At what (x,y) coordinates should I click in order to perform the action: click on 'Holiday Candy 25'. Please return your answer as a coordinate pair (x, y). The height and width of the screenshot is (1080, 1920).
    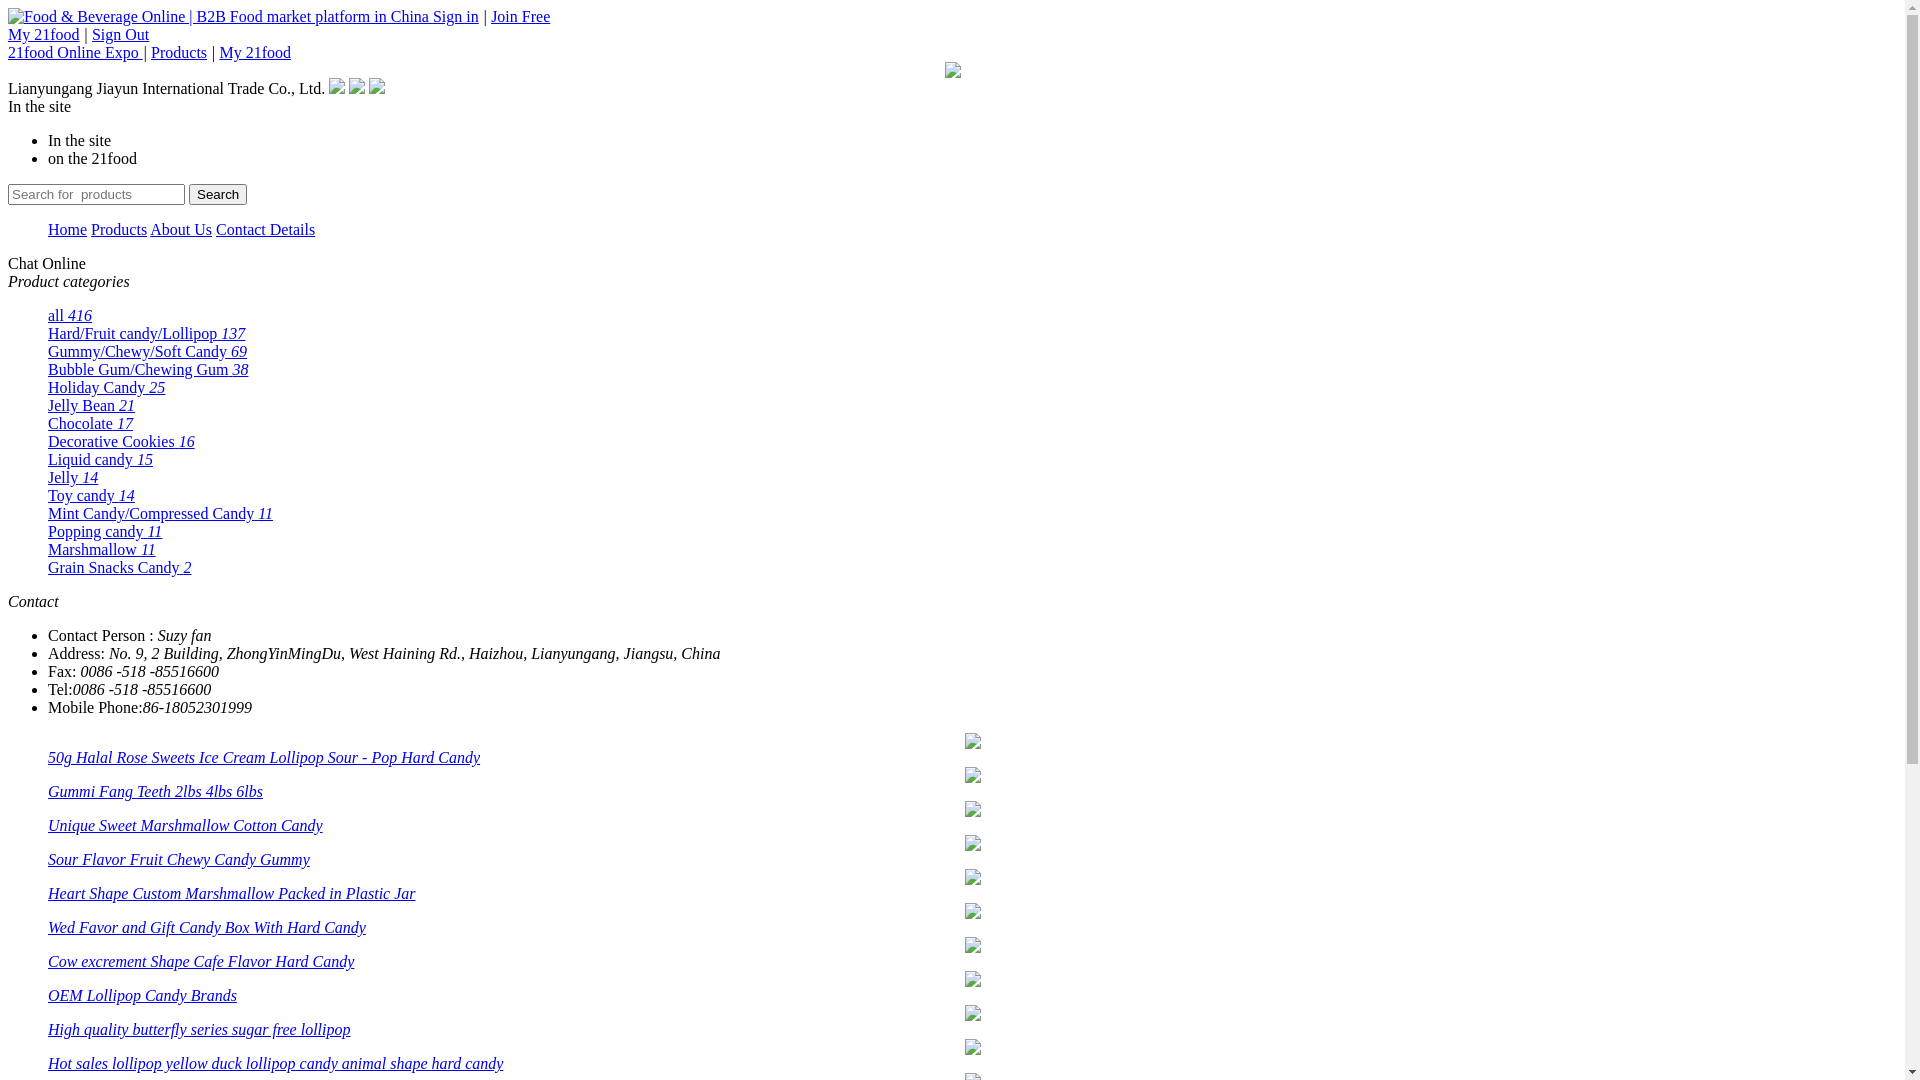
    Looking at the image, I should click on (105, 387).